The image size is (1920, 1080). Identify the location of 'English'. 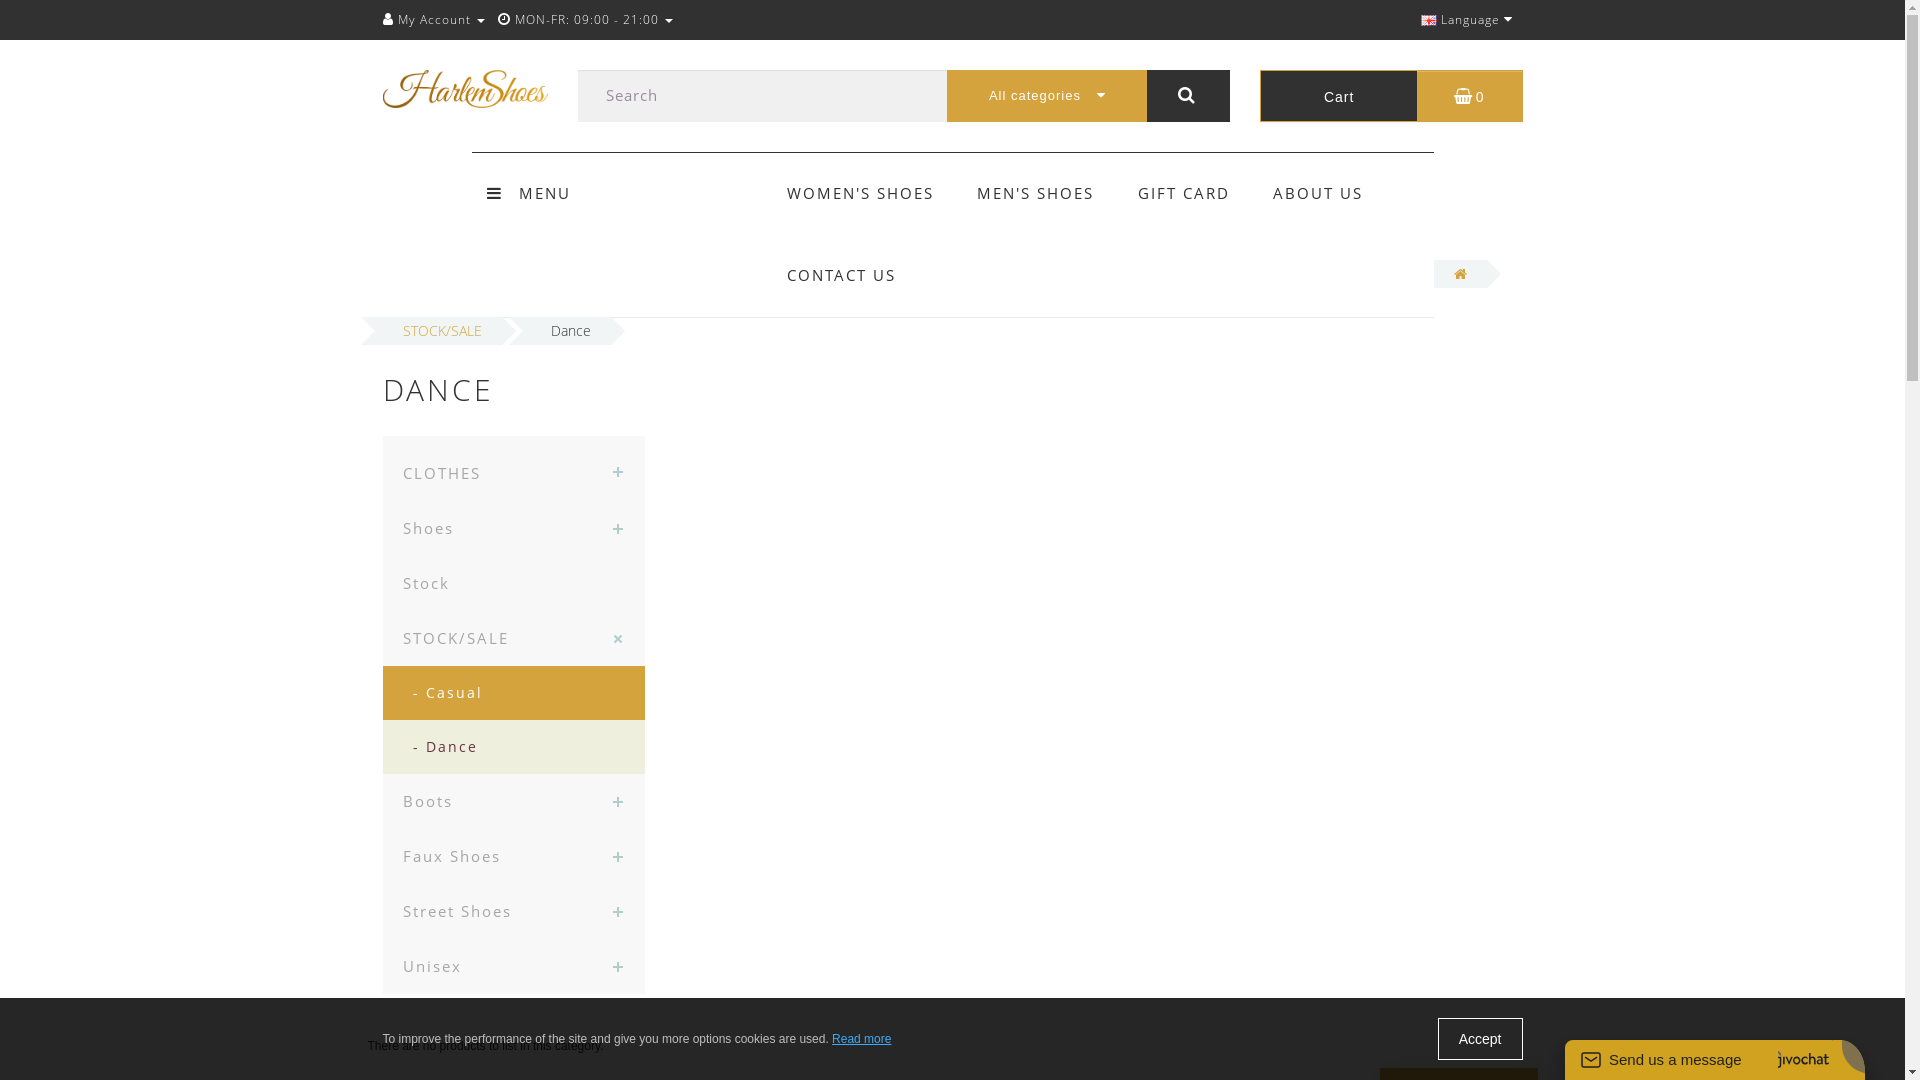
(1419, 20).